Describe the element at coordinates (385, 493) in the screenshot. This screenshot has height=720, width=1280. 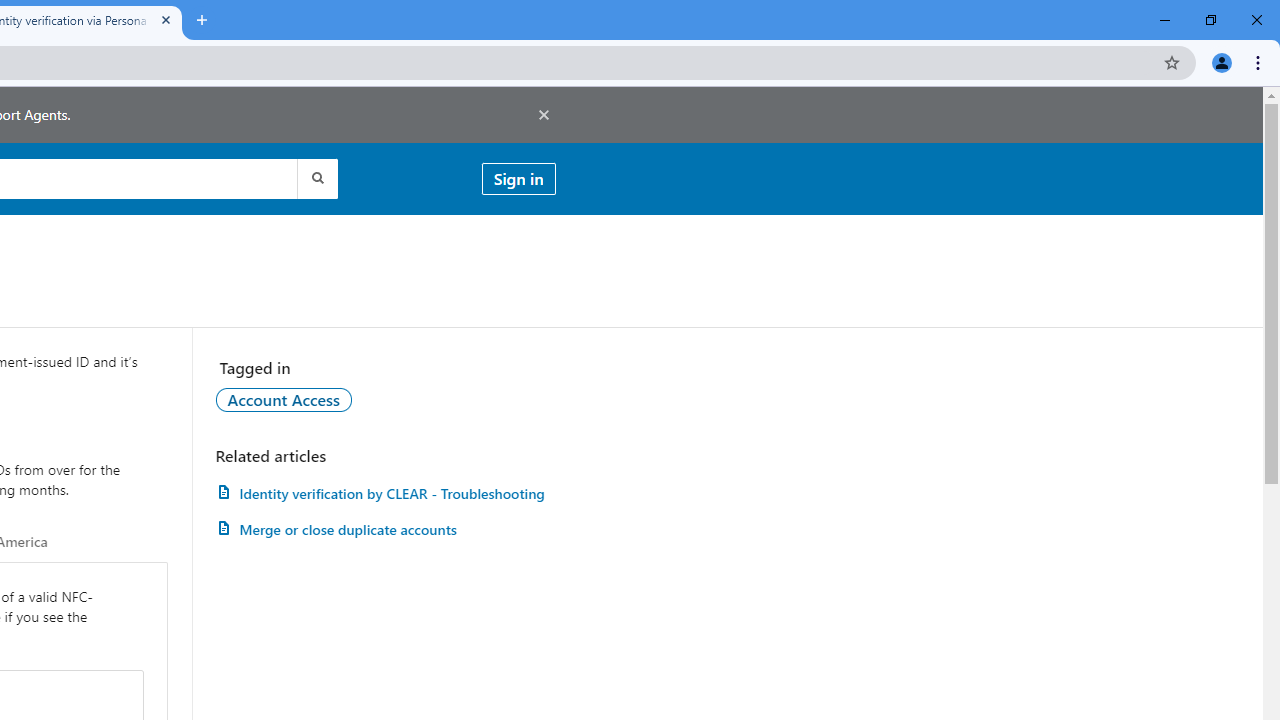
I see `'AutomationID: article-link-a1457505'` at that location.